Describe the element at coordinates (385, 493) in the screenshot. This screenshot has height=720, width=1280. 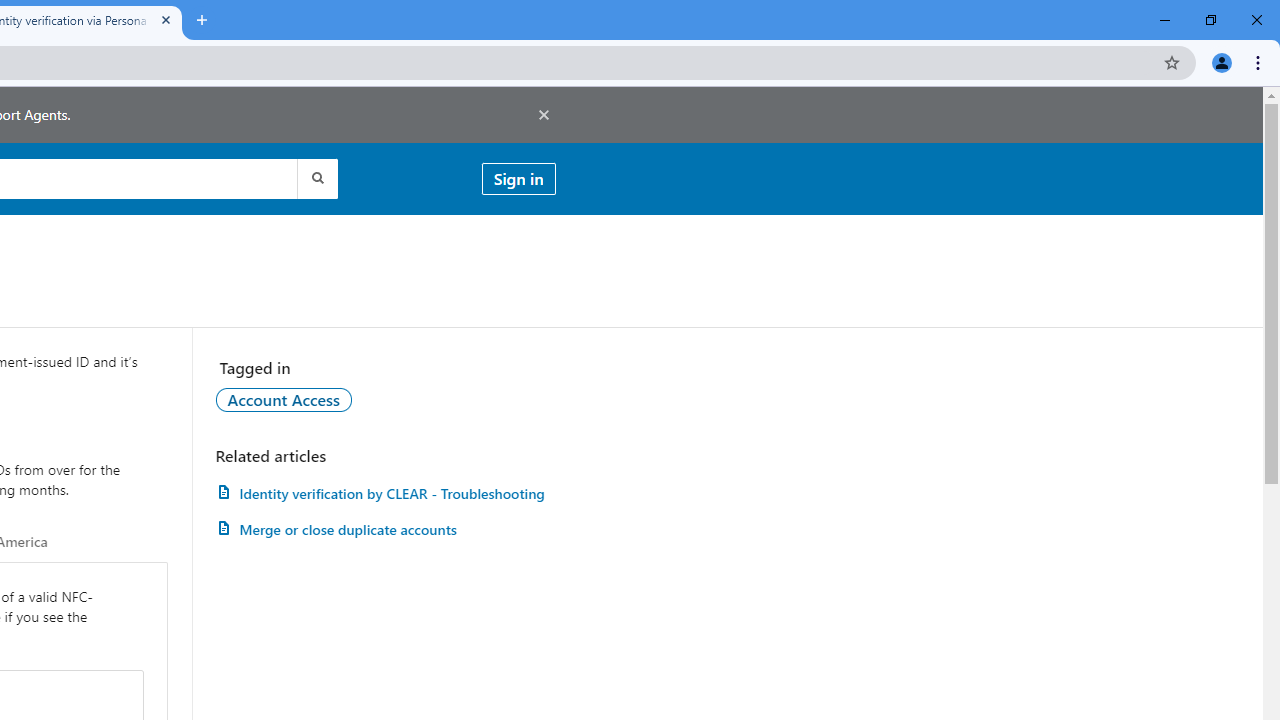
I see `'AutomationID: article-link-a1457505'` at that location.